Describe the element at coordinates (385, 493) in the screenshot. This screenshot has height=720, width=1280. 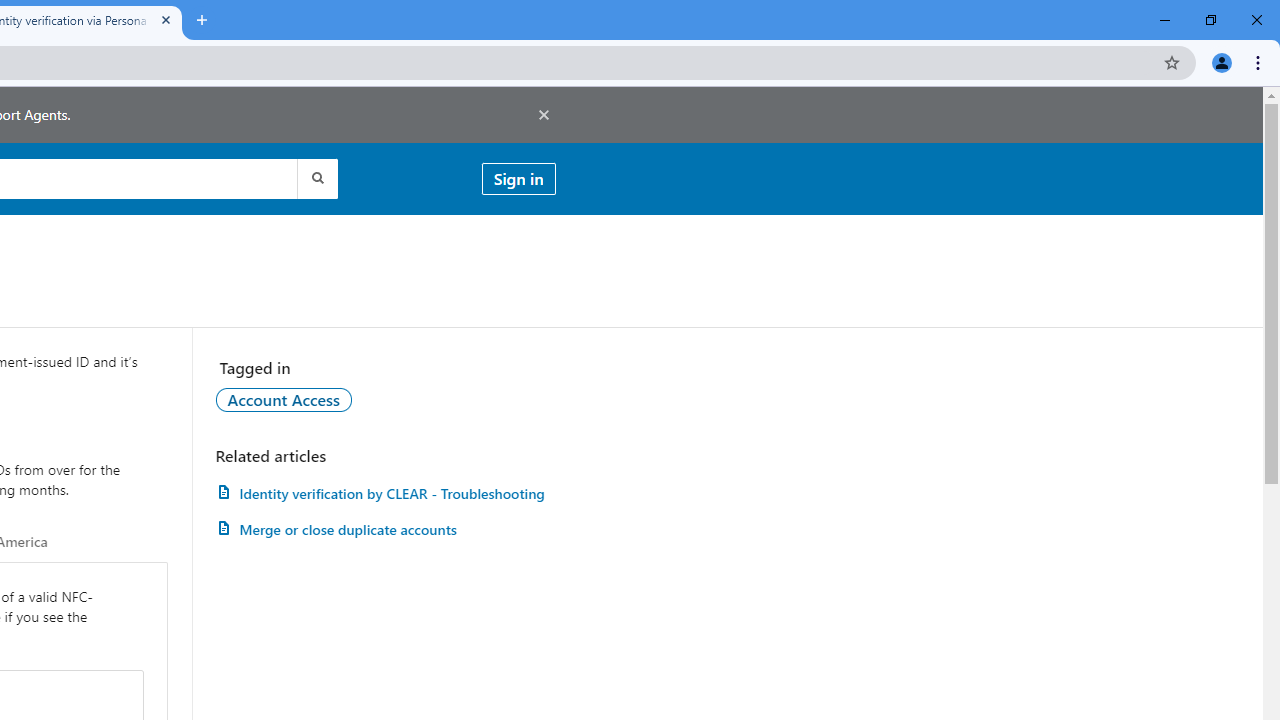
I see `'AutomationID: article-link-a1457505'` at that location.